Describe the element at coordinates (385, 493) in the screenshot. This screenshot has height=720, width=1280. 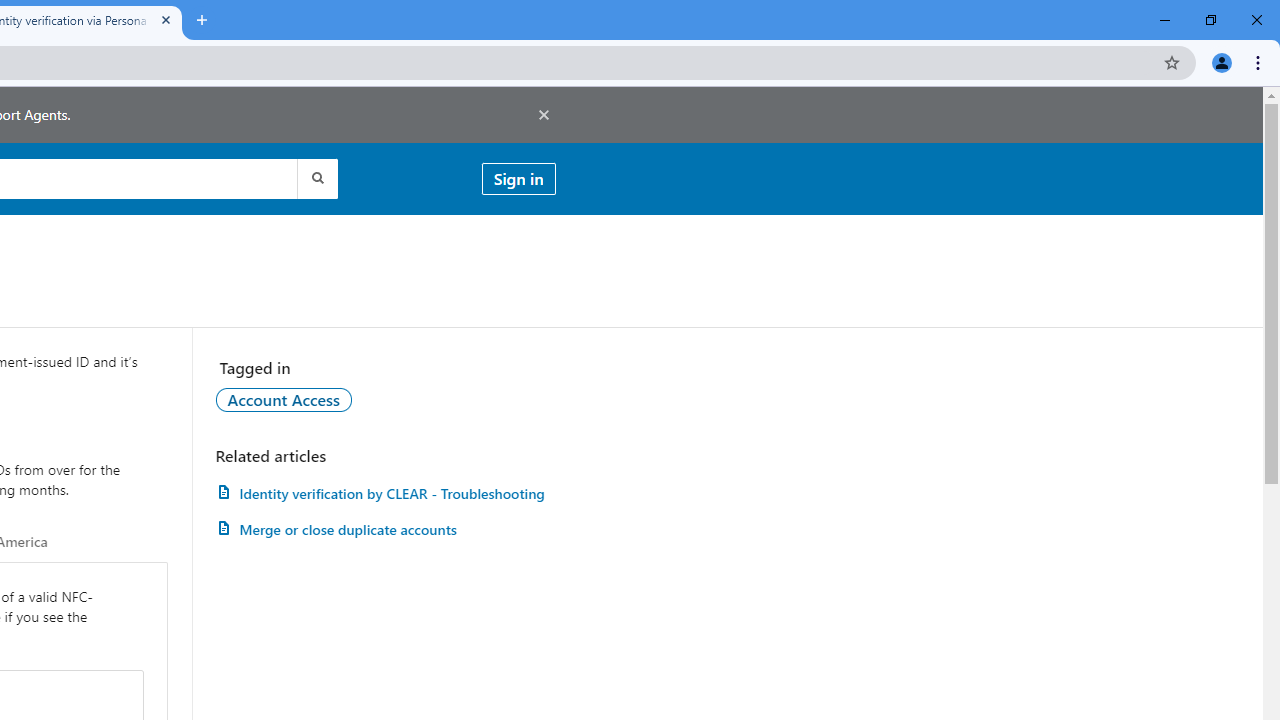
I see `'AutomationID: article-link-a1457505'` at that location.